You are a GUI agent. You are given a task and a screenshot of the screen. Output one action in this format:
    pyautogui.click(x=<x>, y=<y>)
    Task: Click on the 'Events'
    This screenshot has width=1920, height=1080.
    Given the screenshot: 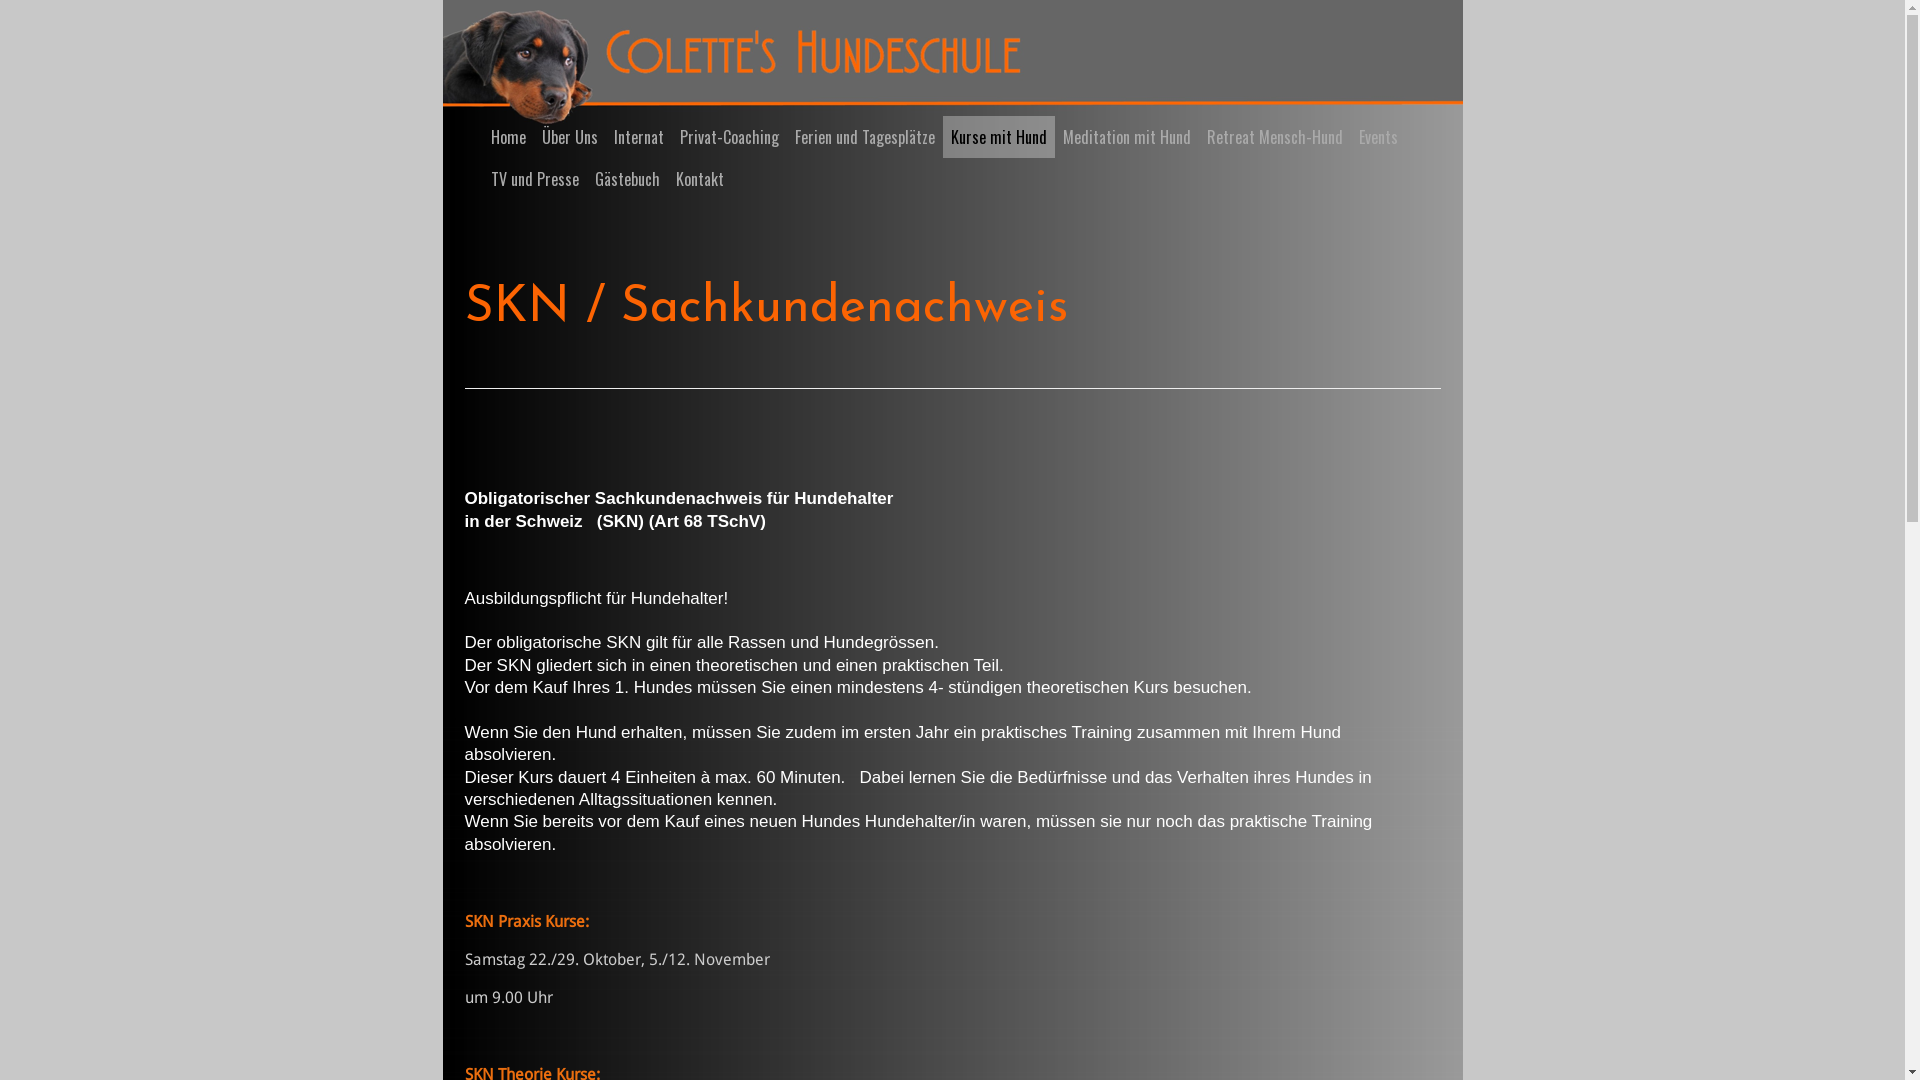 What is the action you would take?
    pyautogui.click(x=1349, y=136)
    